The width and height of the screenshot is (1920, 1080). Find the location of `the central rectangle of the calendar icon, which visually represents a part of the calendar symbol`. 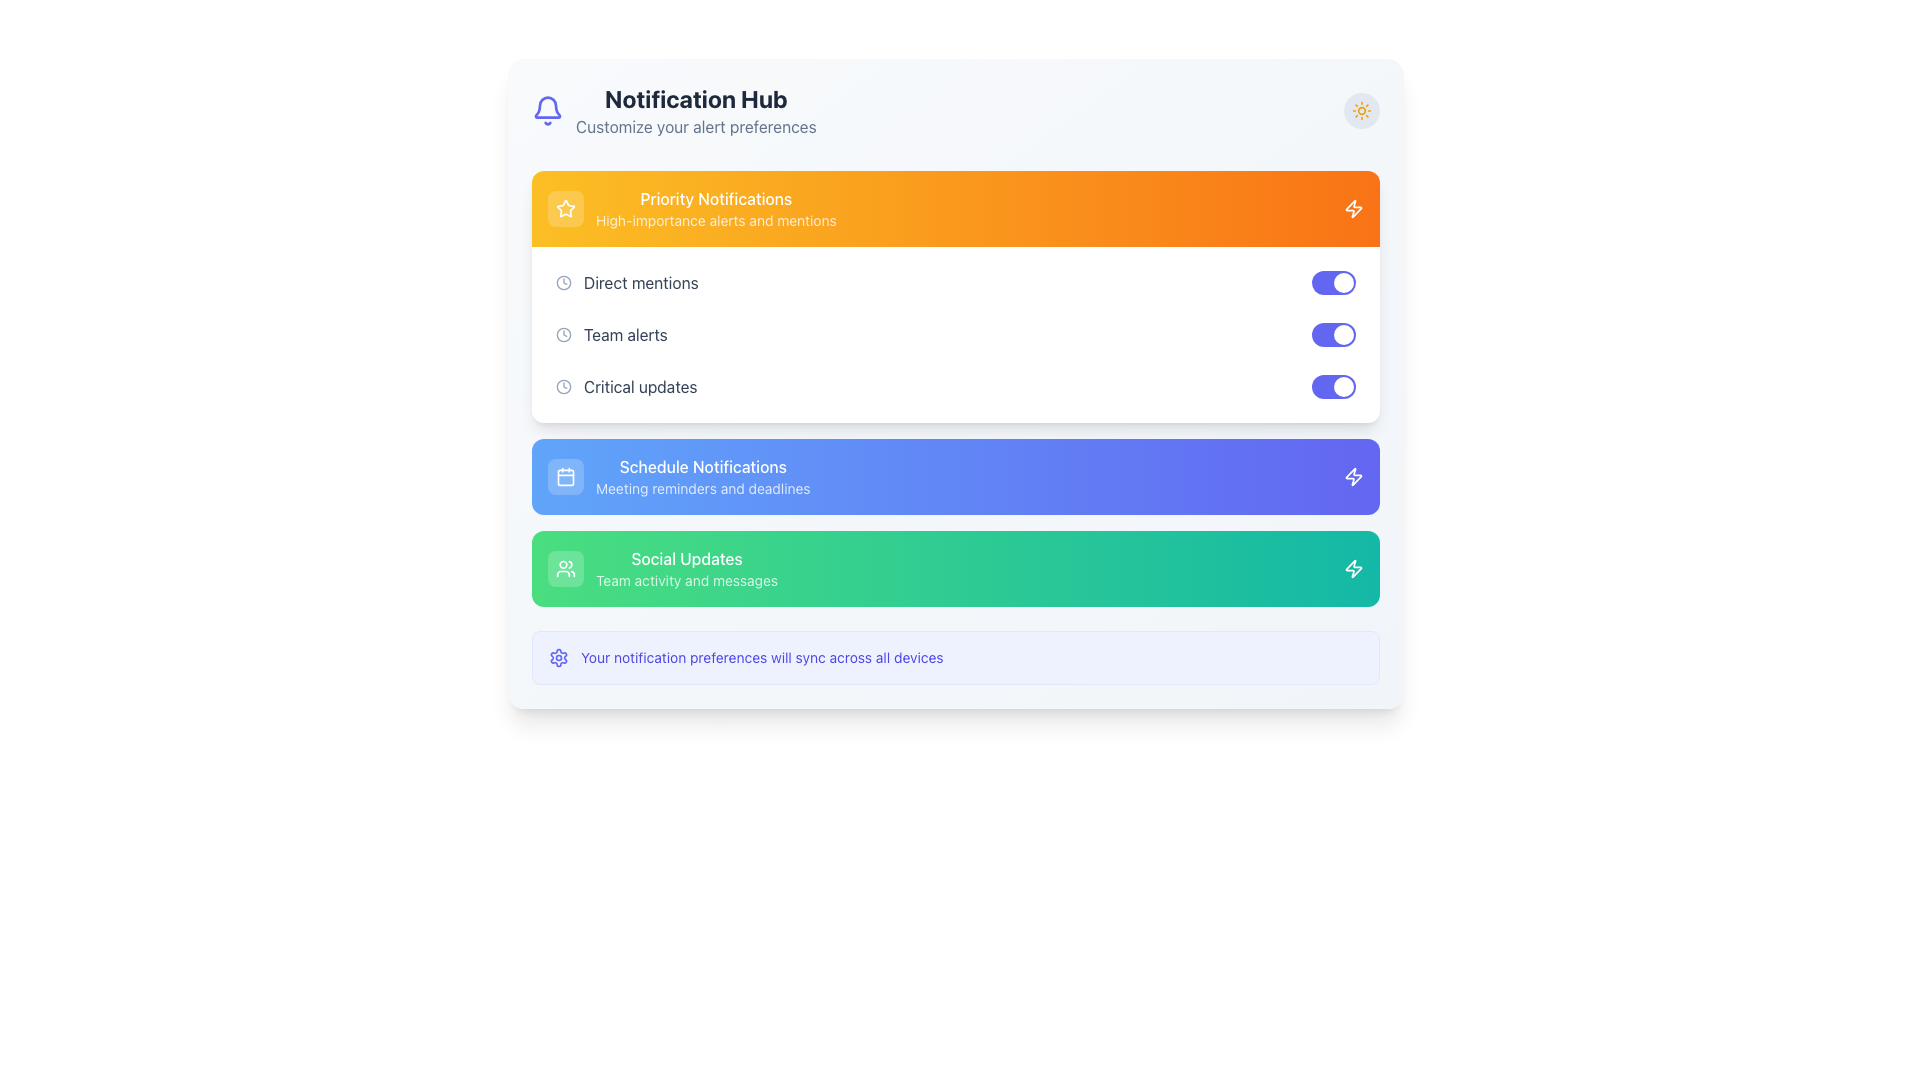

the central rectangle of the calendar icon, which visually represents a part of the calendar symbol is located at coordinates (565, 477).